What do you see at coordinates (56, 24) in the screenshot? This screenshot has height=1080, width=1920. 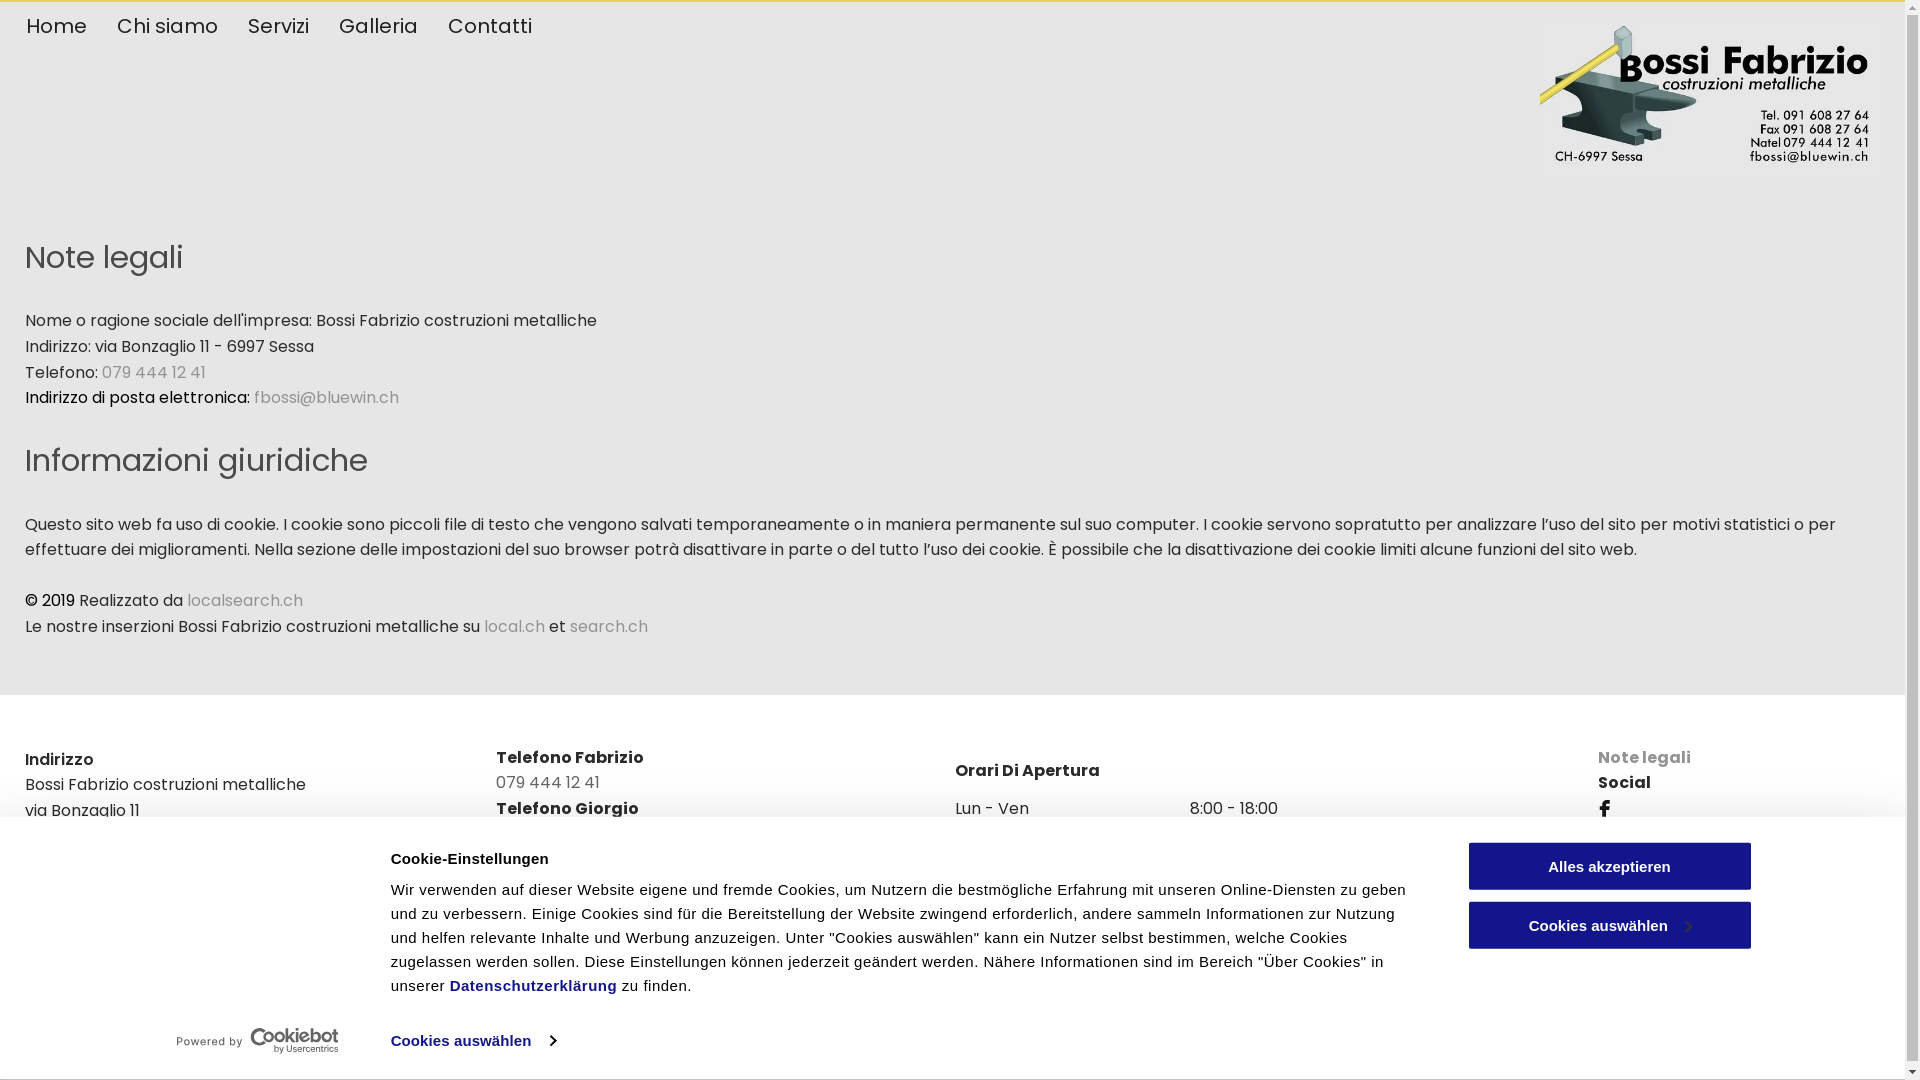 I see `'Home'` at bounding box center [56, 24].